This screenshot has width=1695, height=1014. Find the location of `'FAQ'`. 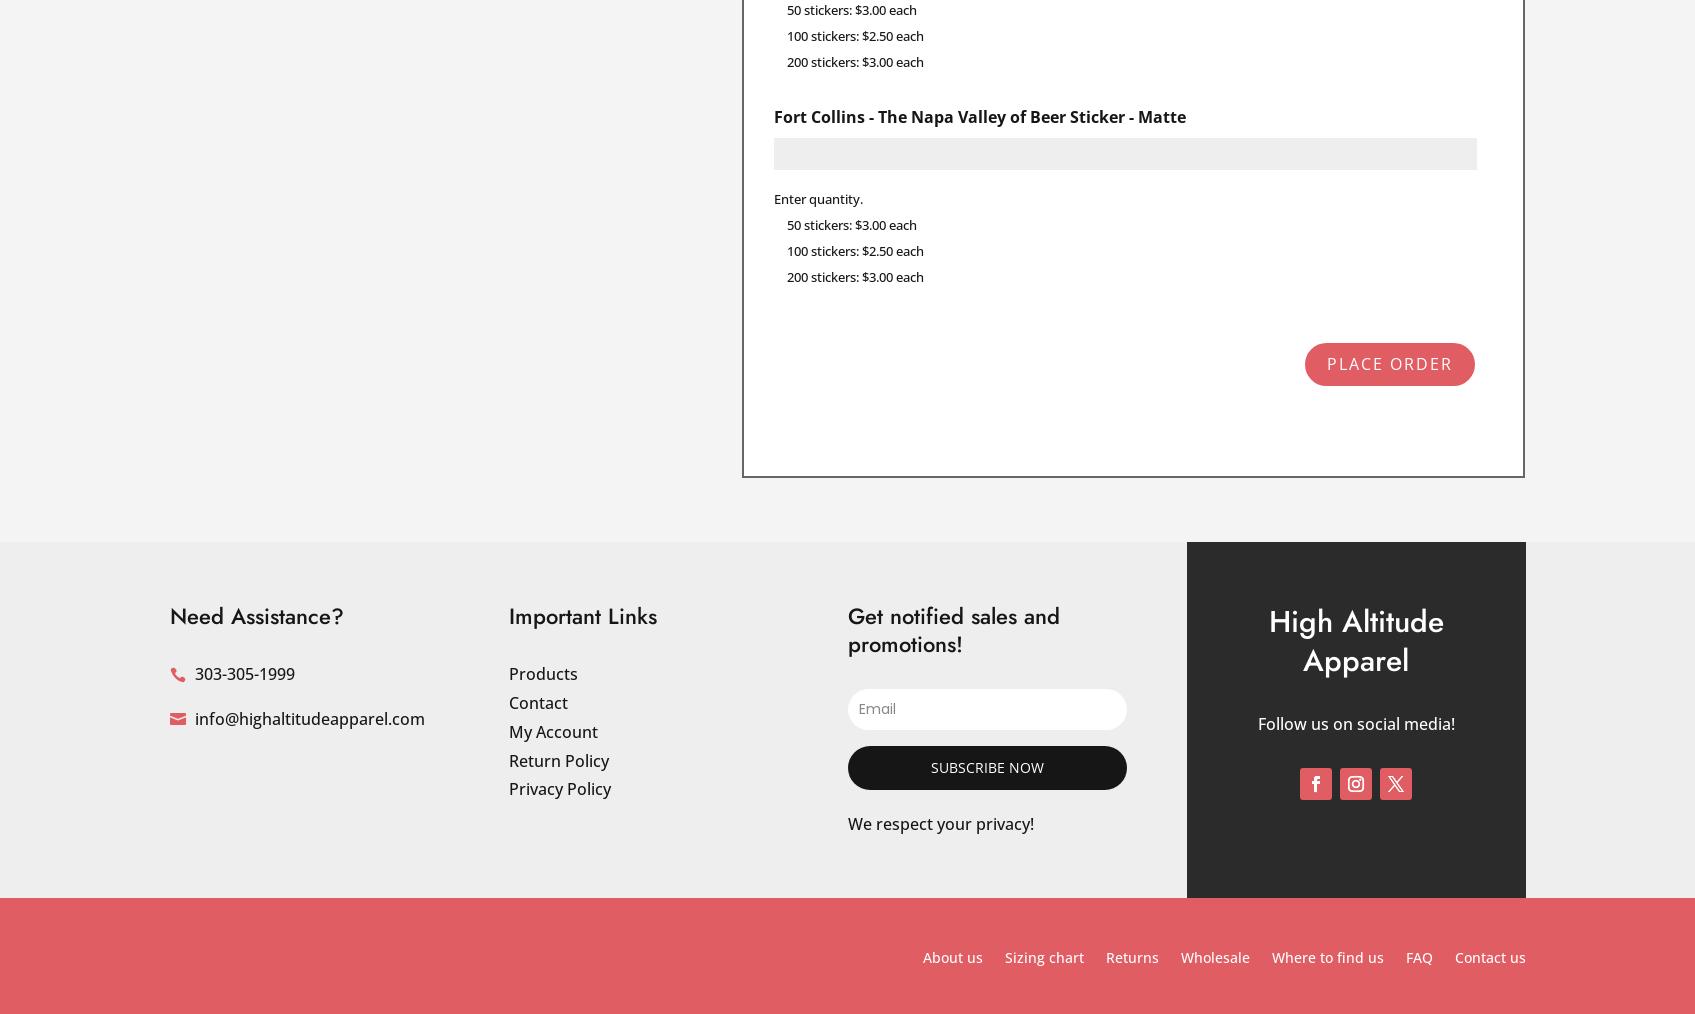

'FAQ' is located at coordinates (1417, 957).